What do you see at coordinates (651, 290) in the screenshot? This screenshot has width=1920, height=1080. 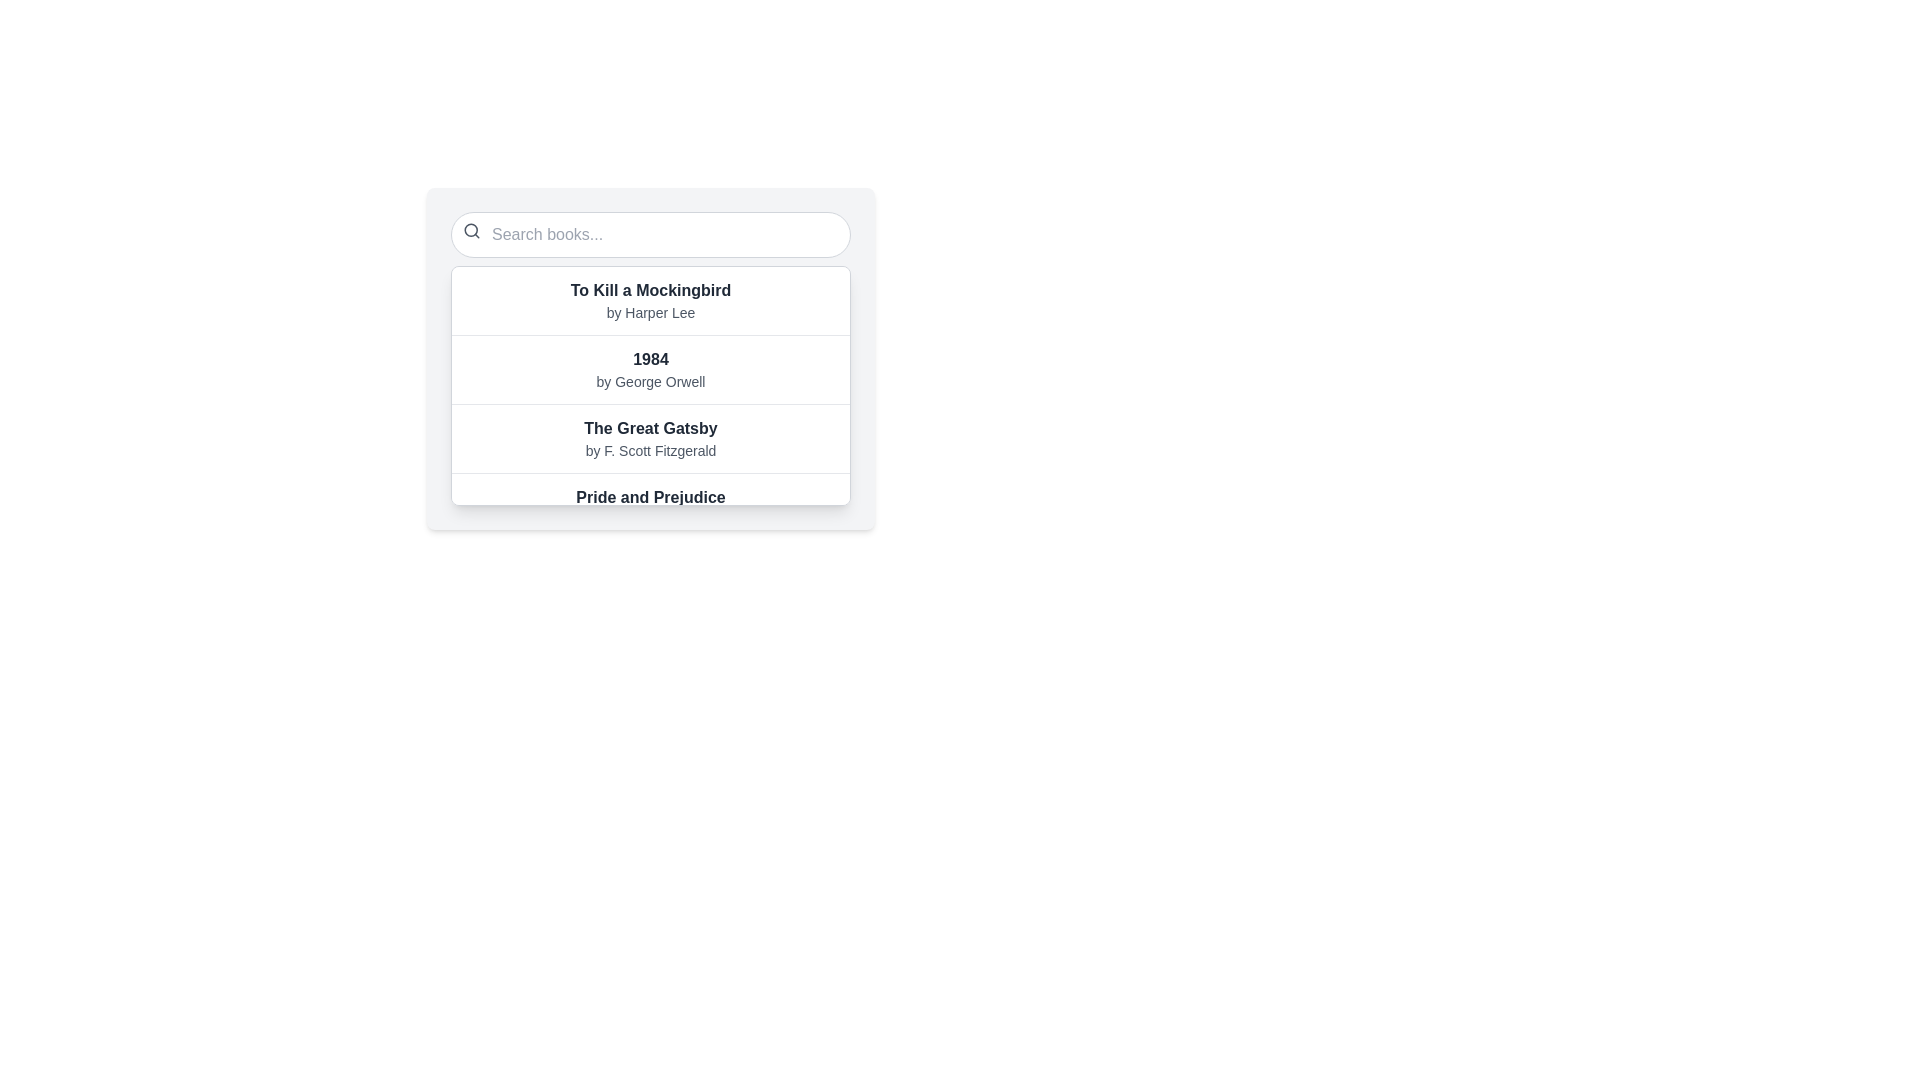 I see `the text label displaying 'To Kill a Mockingbird' which is styled in bold and located at the top of the book entry list` at bounding box center [651, 290].